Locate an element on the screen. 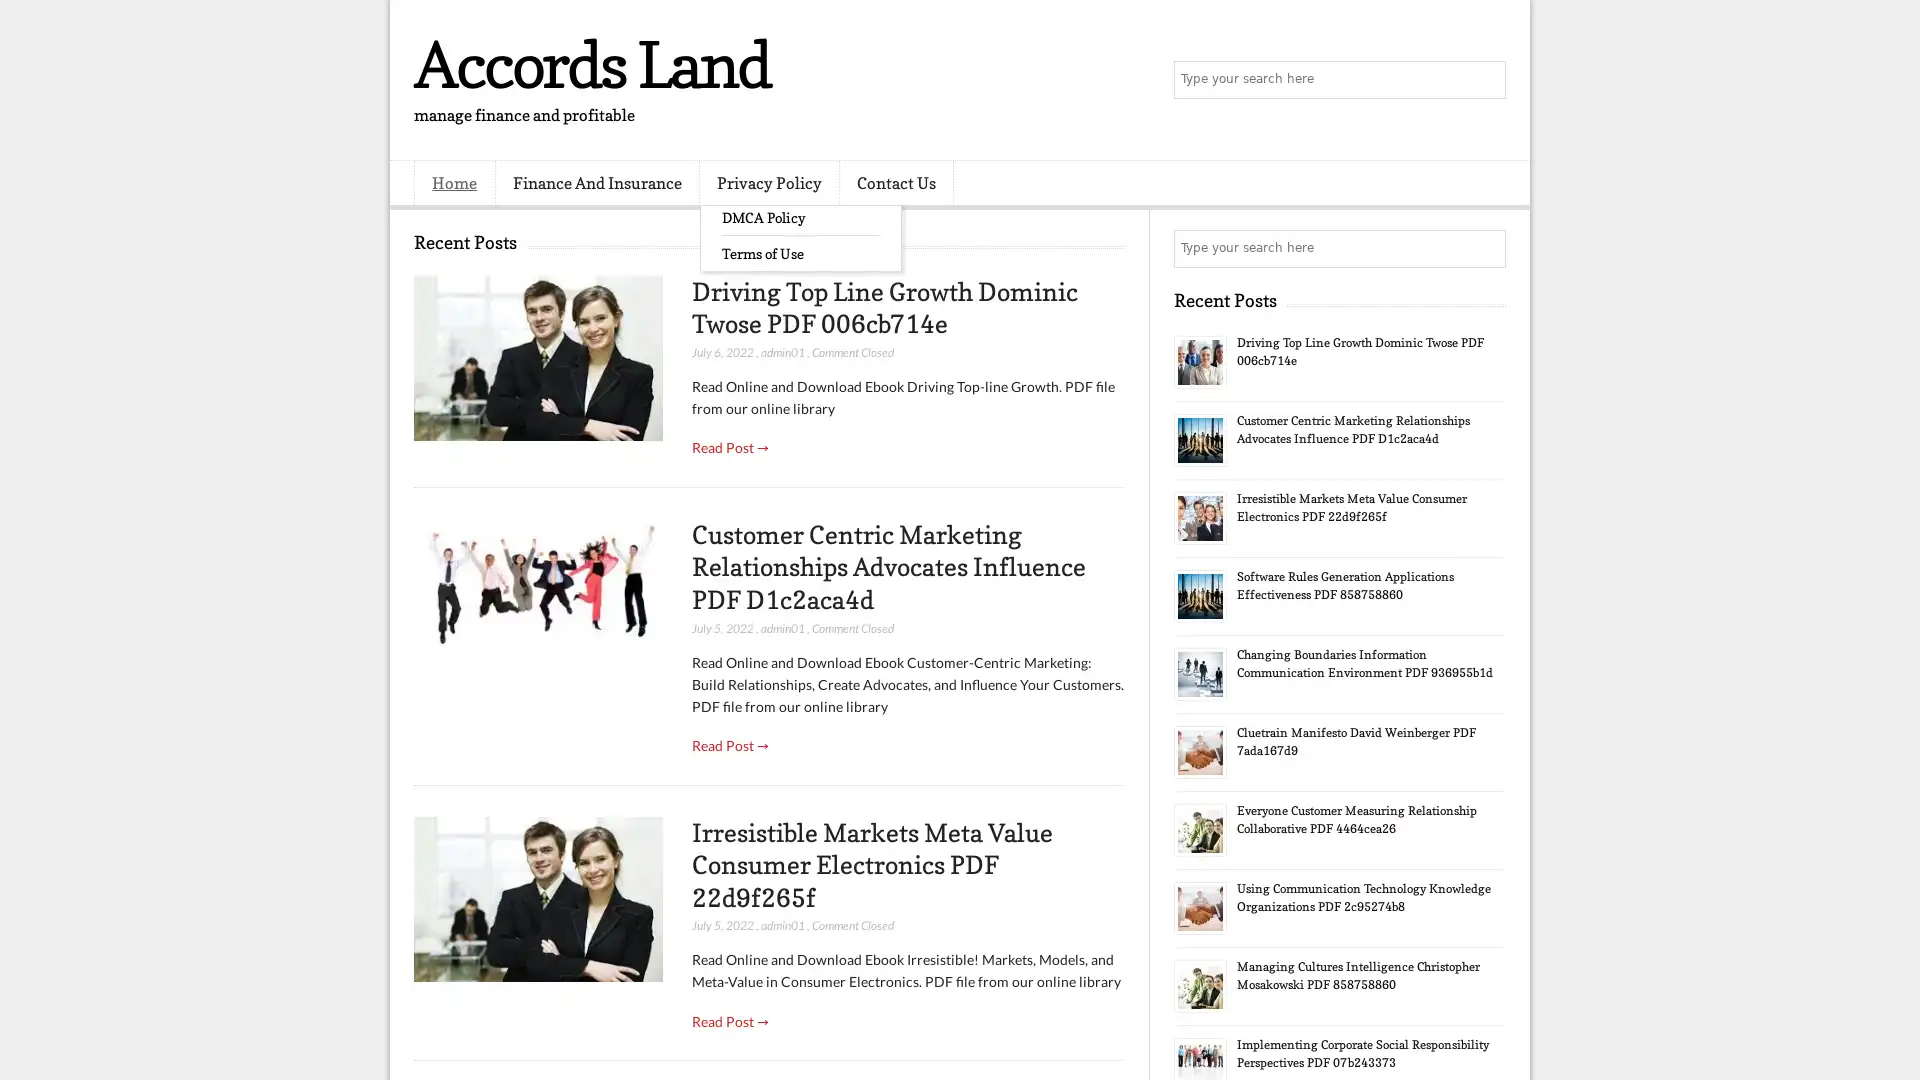 Image resolution: width=1920 pixels, height=1080 pixels. Search is located at coordinates (1485, 80).